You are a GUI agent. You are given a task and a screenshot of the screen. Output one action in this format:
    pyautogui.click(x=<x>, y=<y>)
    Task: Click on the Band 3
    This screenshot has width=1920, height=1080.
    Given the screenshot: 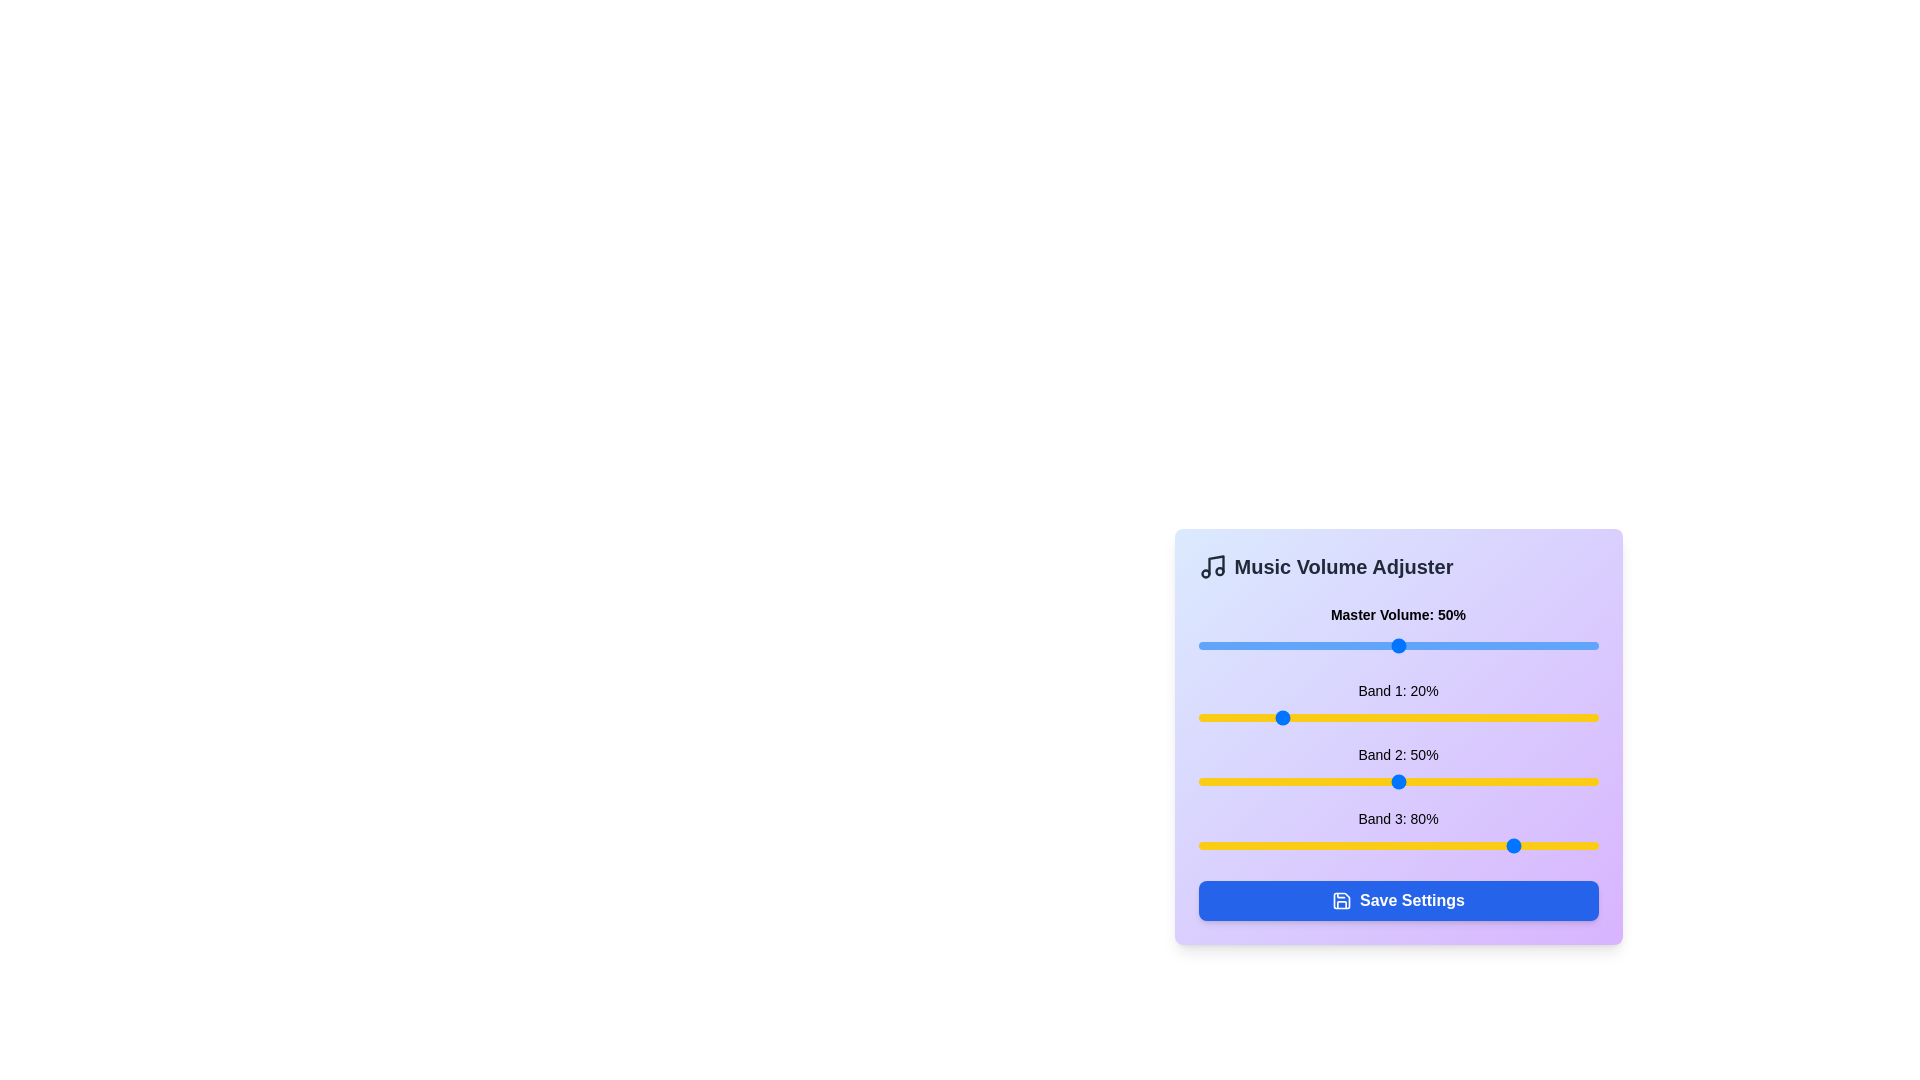 What is the action you would take?
    pyautogui.click(x=1310, y=845)
    